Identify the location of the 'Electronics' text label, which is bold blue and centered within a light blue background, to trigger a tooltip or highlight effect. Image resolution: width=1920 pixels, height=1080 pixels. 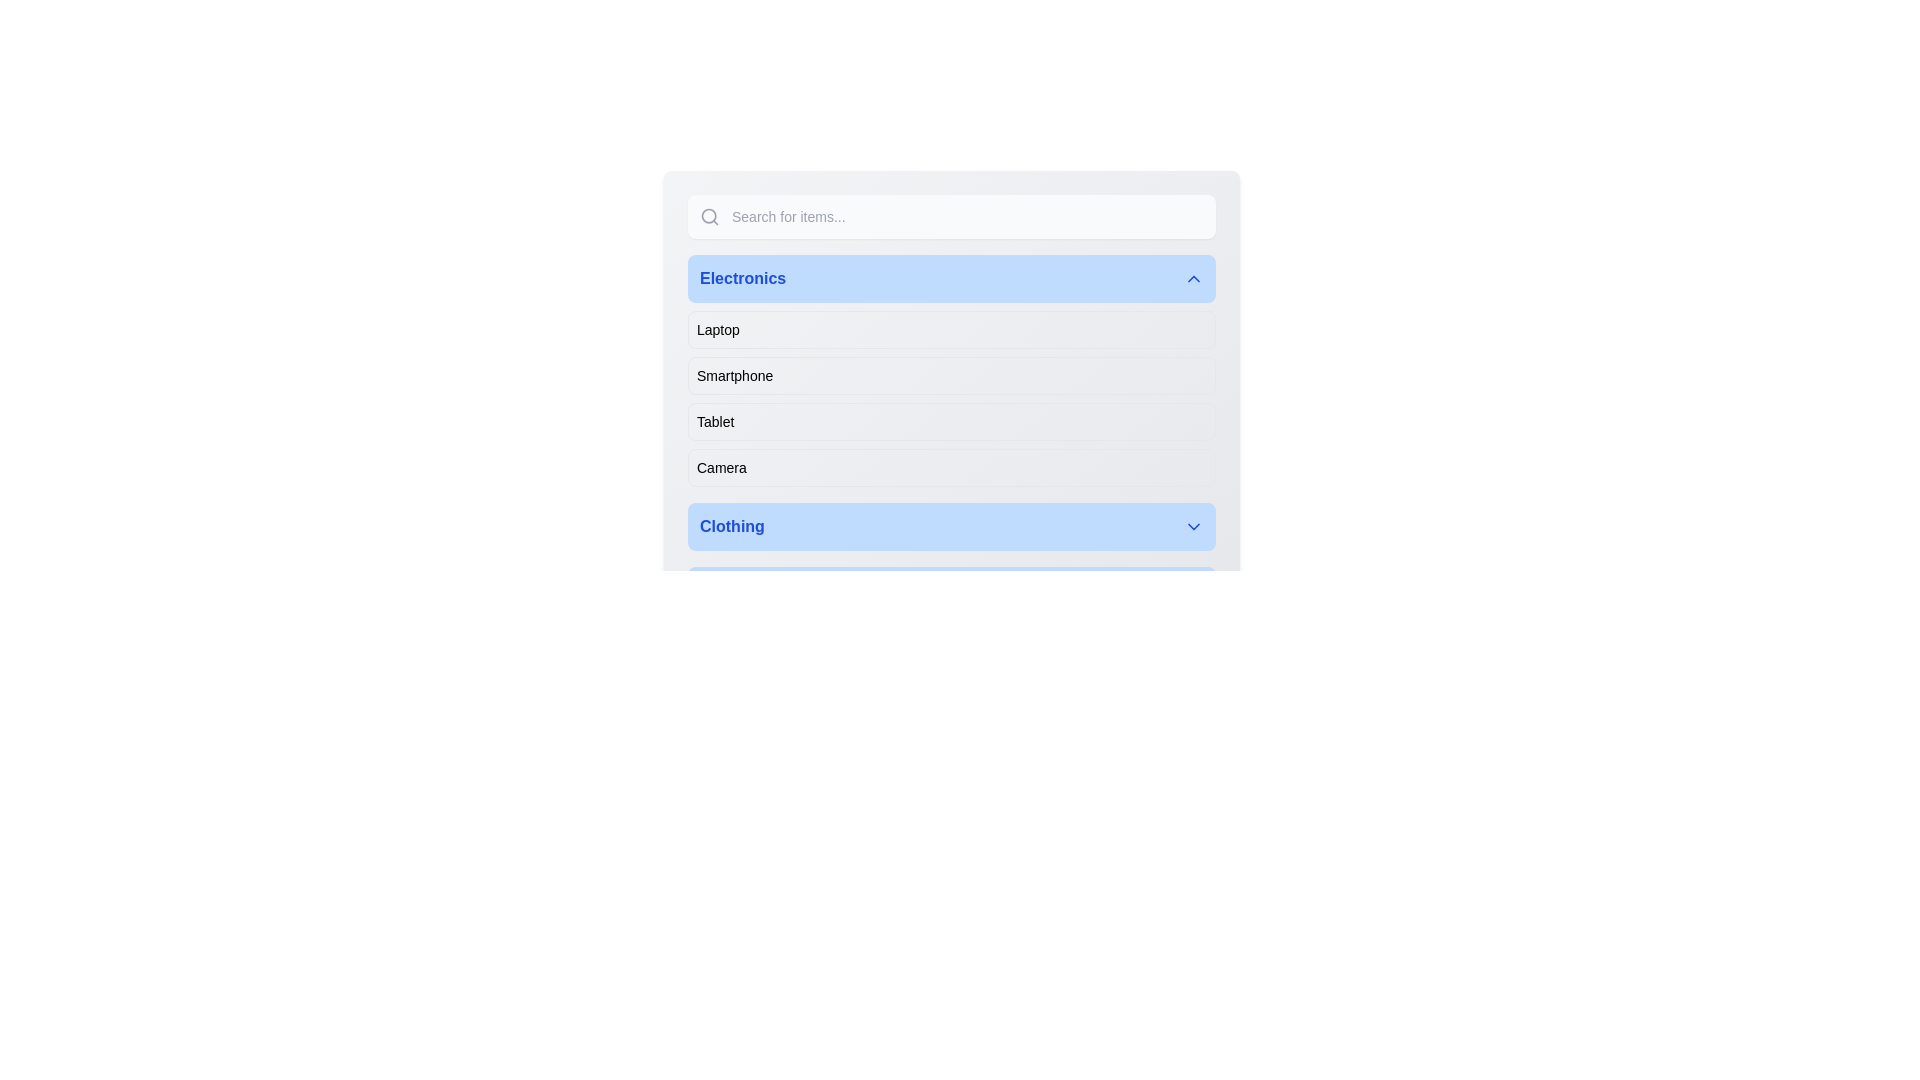
(742, 278).